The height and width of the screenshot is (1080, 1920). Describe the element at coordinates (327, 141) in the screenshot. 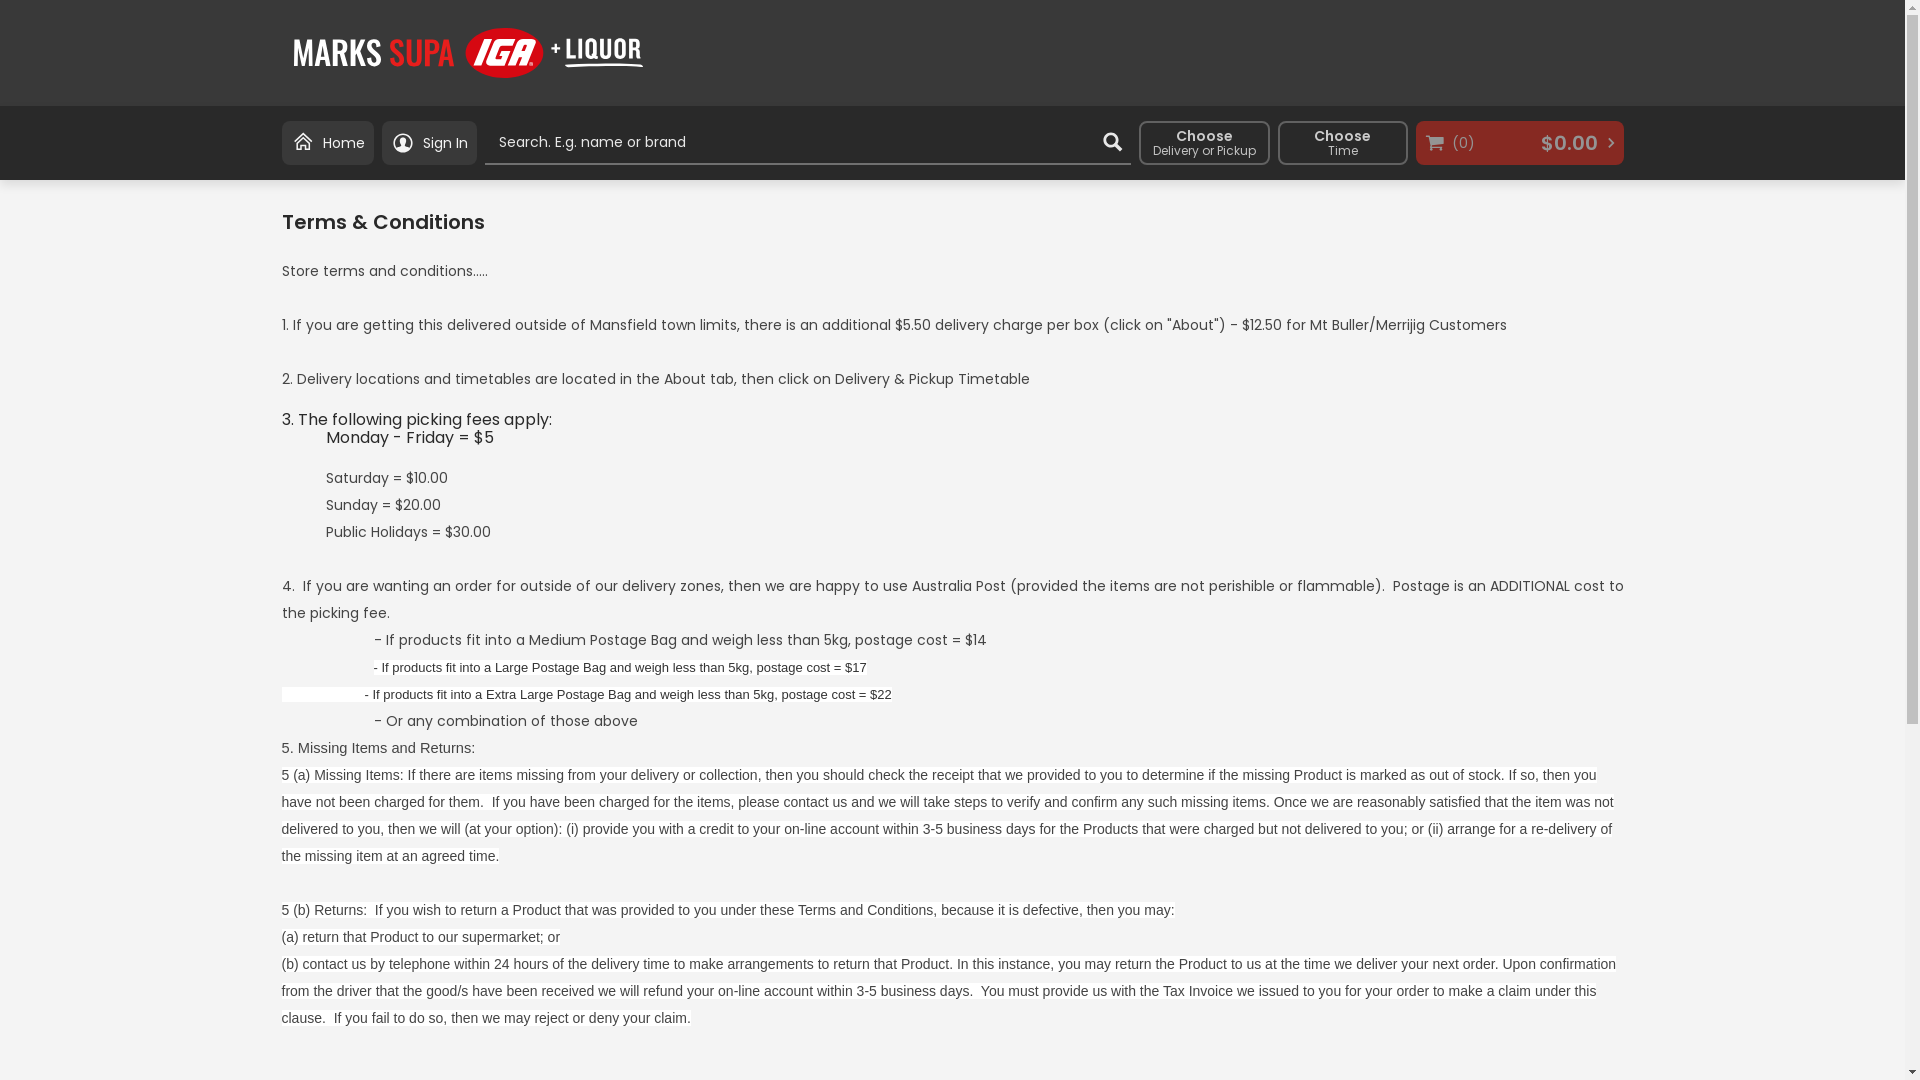

I see `'Home'` at that location.